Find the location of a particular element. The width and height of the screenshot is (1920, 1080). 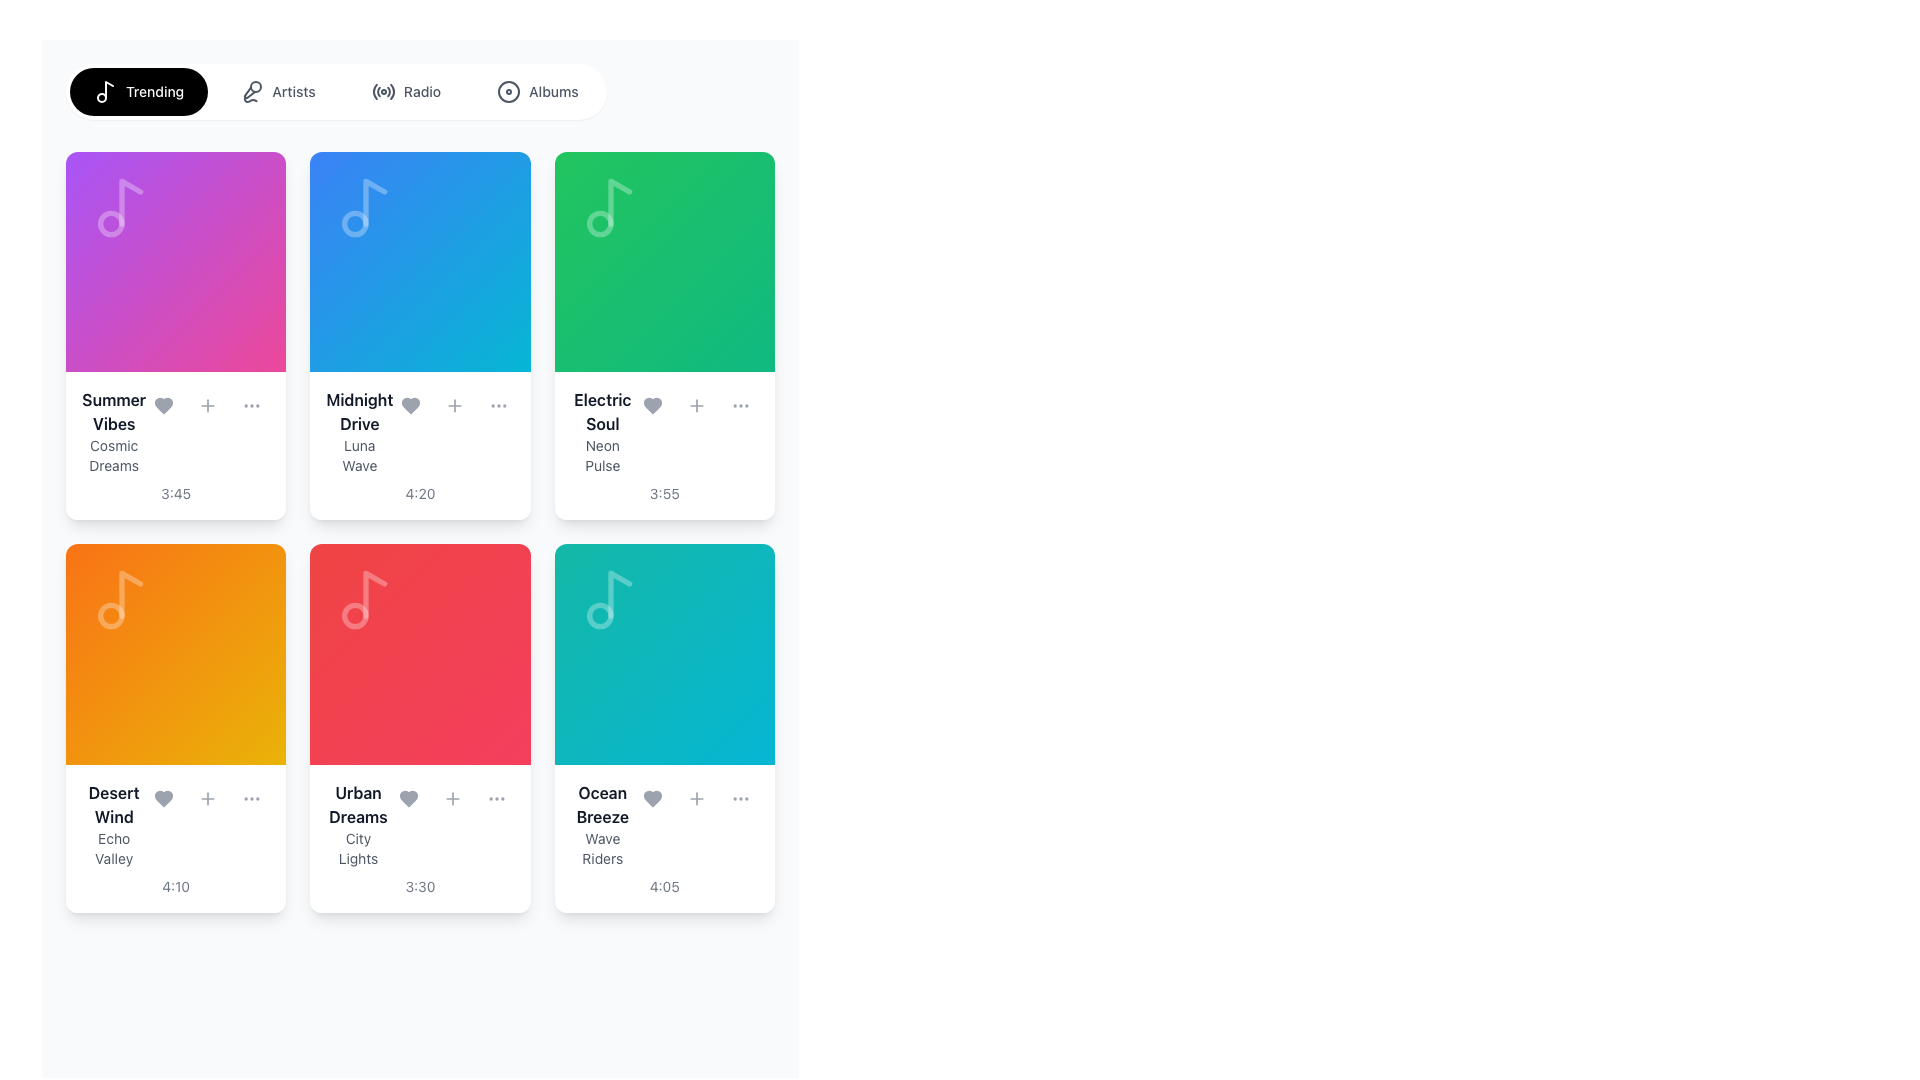

the plus symbol button located within the 'Midnight Drive' card, positioned to the right of the heart icon is located at coordinates (454, 405).